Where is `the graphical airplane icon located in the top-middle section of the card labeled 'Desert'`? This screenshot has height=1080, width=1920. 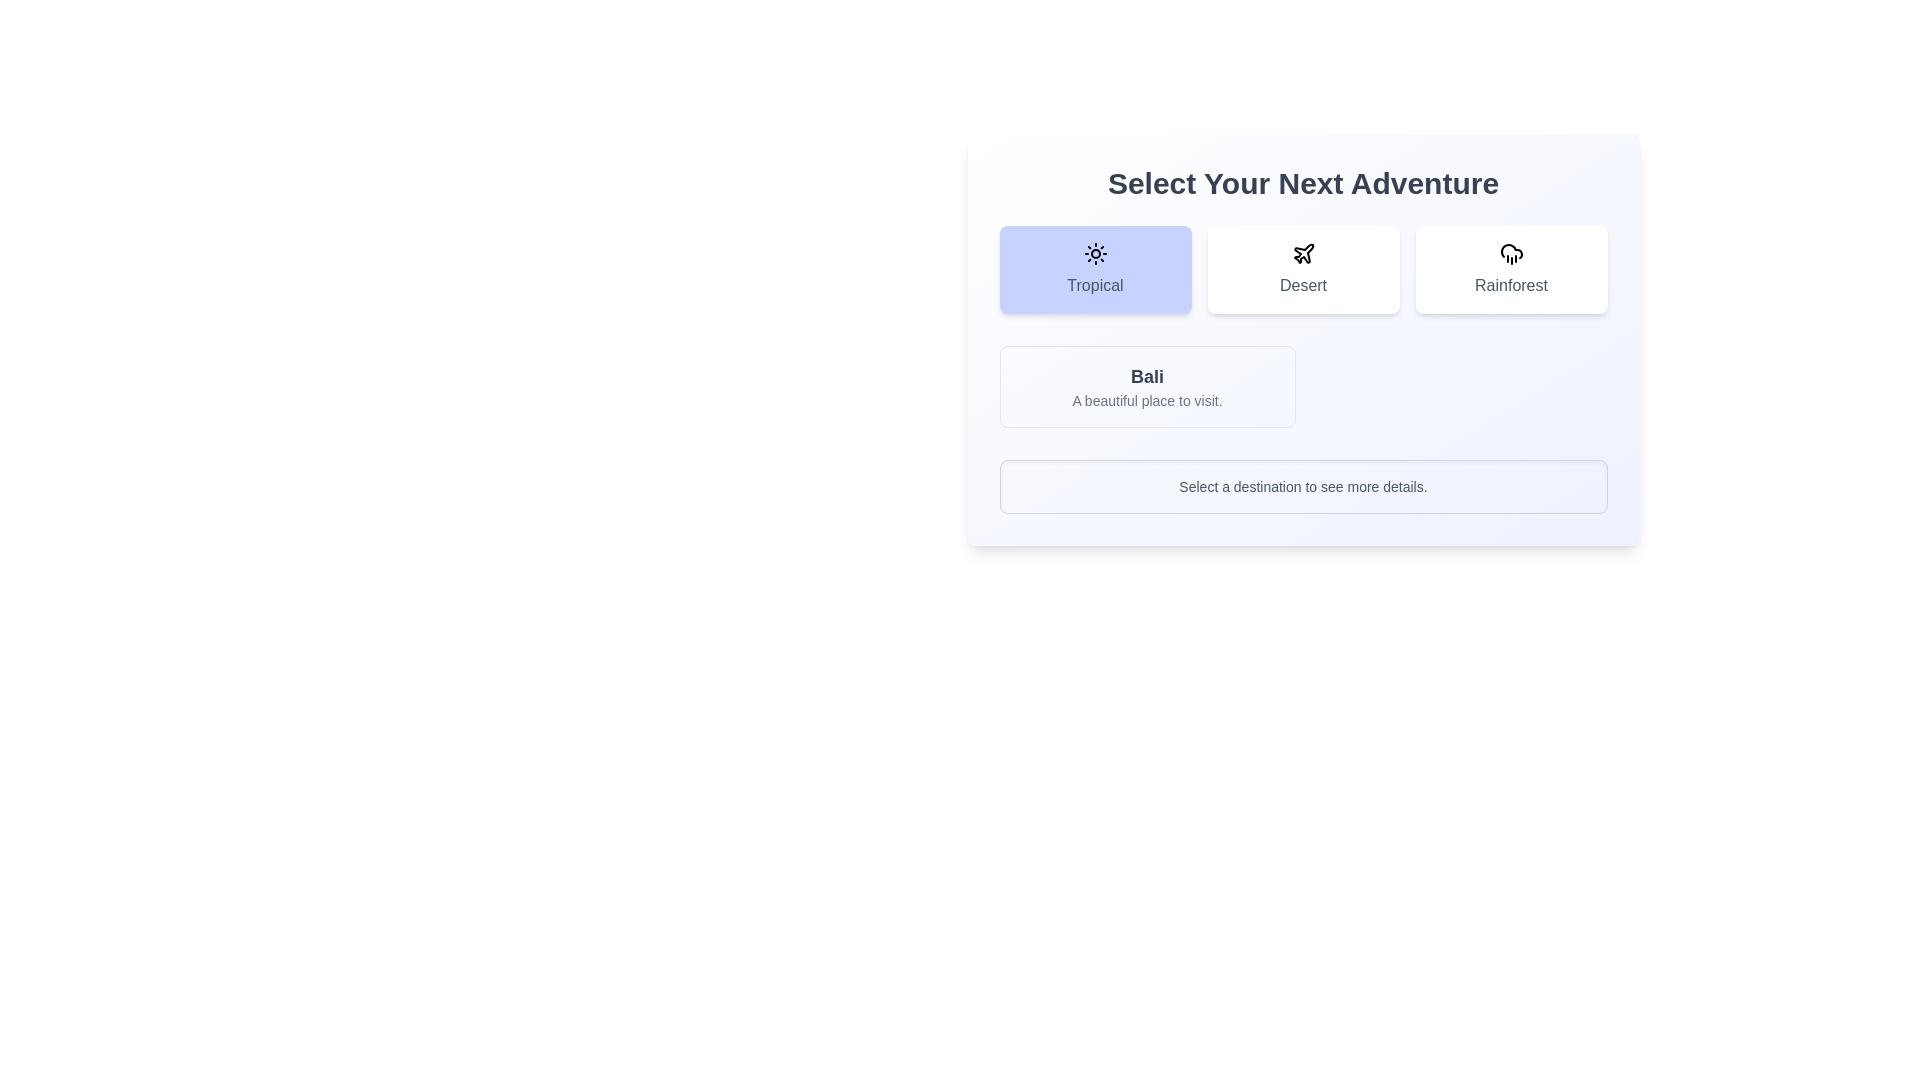 the graphical airplane icon located in the top-middle section of the card labeled 'Desert' is located at coordinates (1303, 253).